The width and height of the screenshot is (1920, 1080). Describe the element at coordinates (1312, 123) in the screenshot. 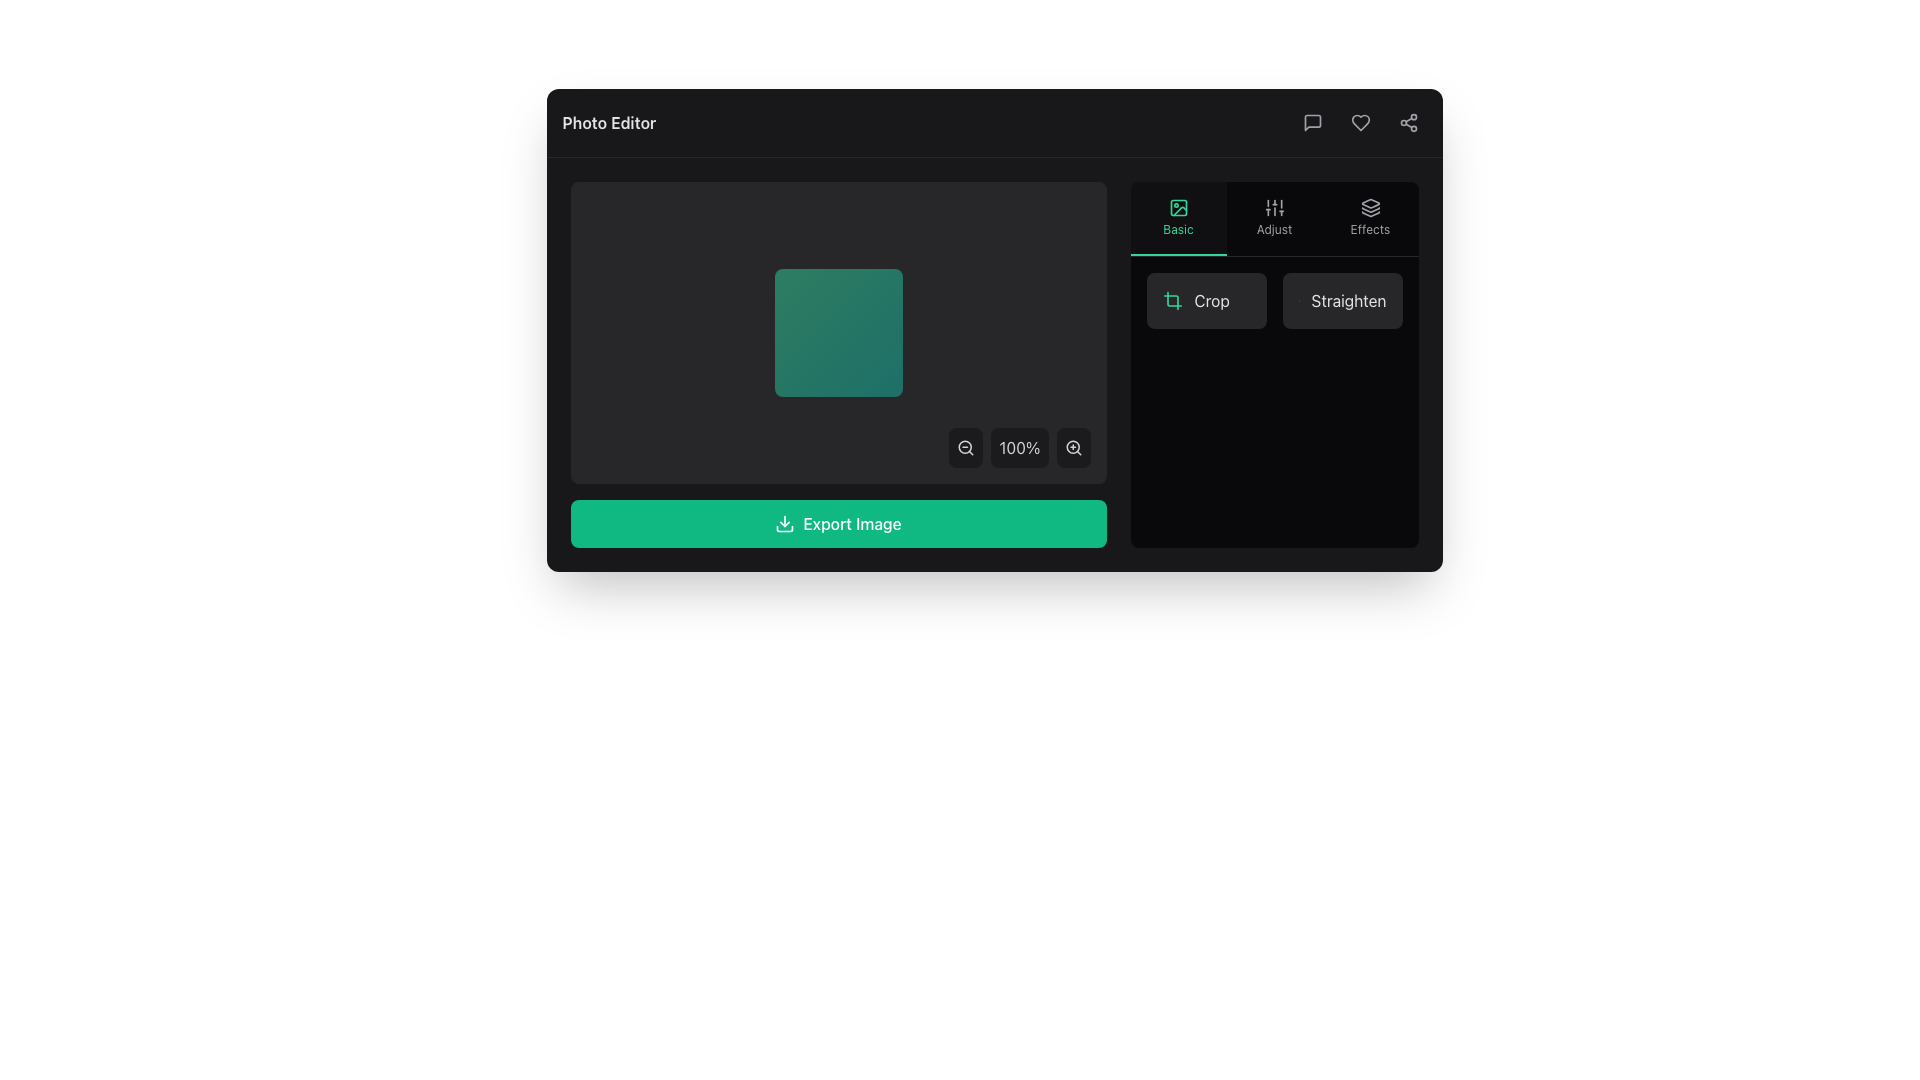

I see `the chat bubble icon located in the top-right section of the application's header bar` at that location.